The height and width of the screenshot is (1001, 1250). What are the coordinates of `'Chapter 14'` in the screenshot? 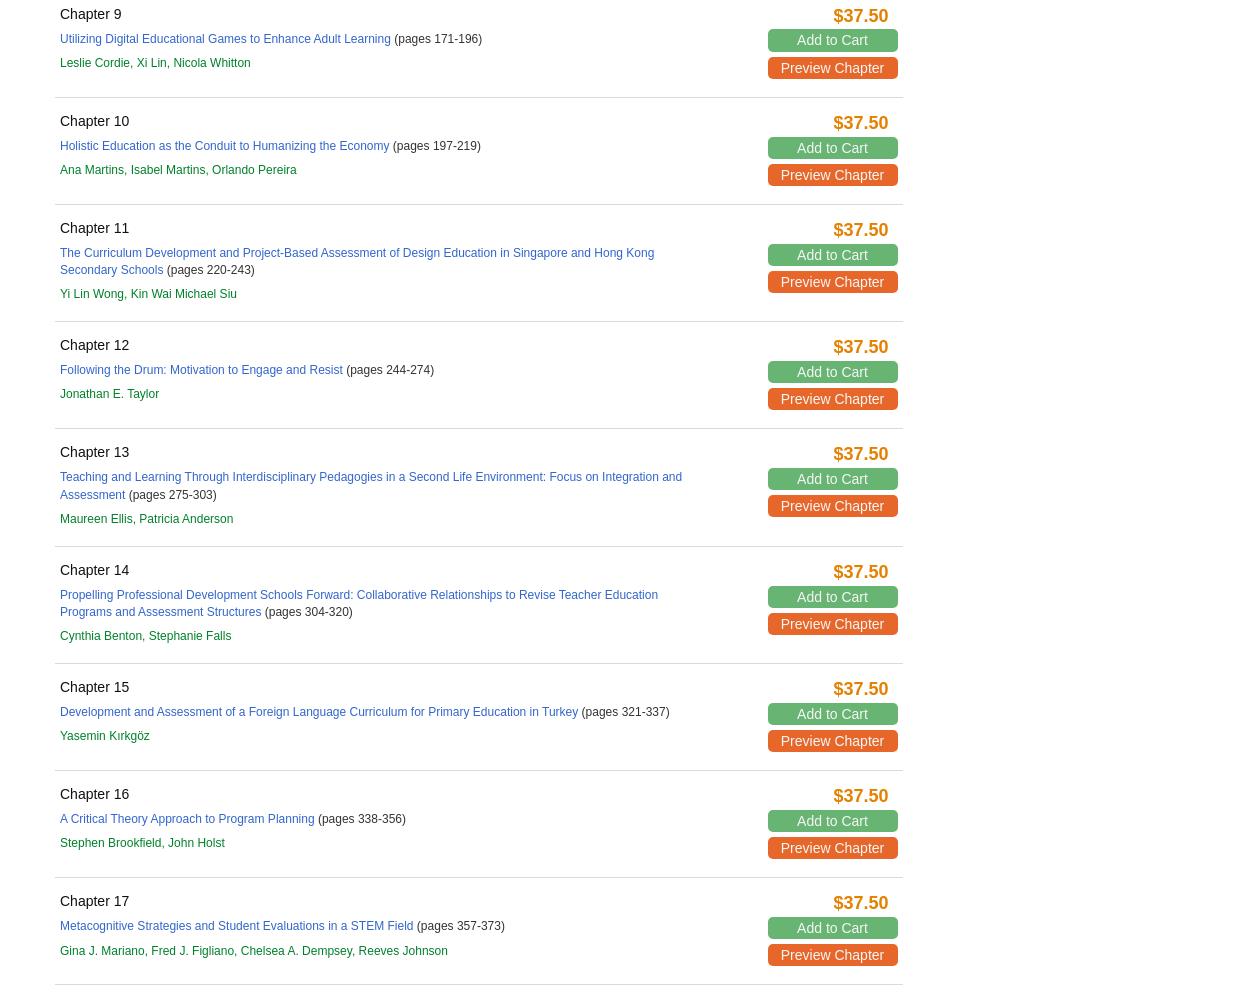 It's located at (93, 567).